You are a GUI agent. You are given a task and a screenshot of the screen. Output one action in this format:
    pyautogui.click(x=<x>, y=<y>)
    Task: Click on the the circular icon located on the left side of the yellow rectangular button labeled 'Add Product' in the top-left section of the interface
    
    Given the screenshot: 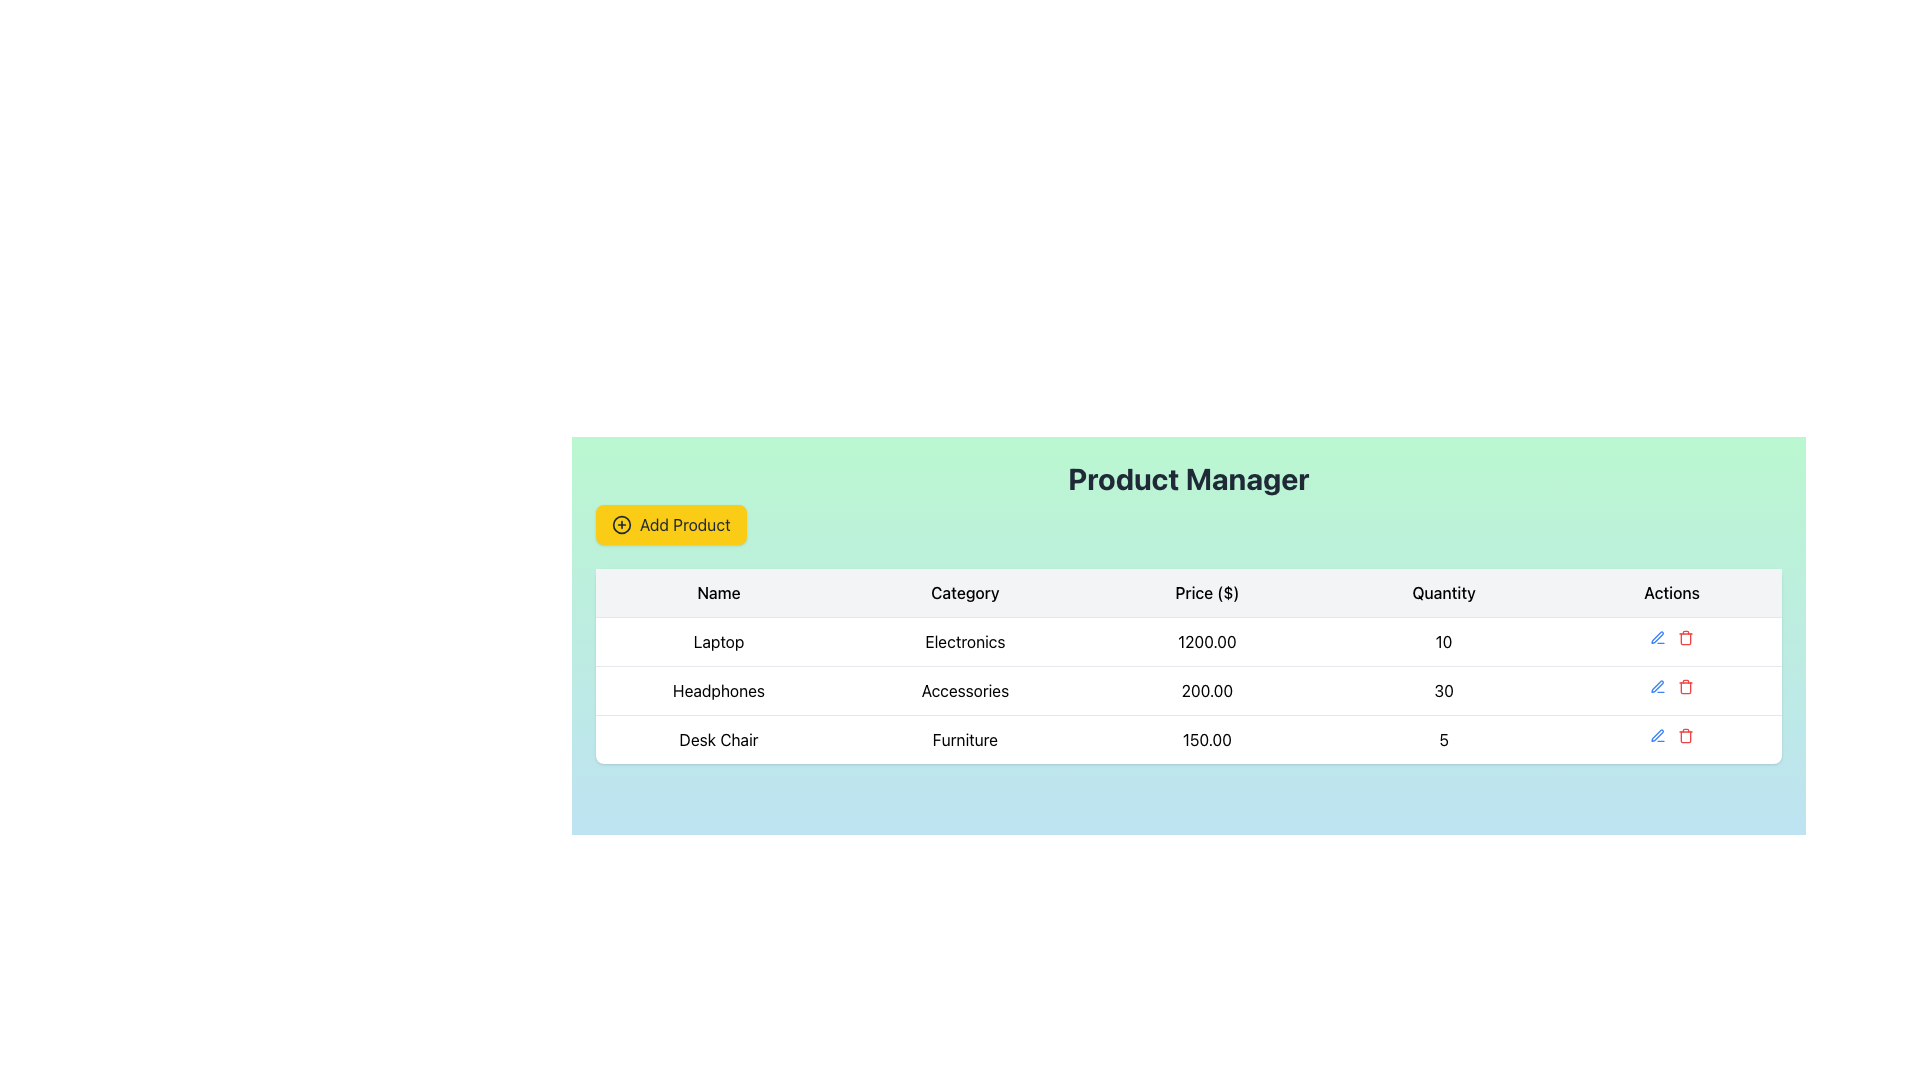 What is the action you would take?
    pyautogui.click(x=621, y=523)
    